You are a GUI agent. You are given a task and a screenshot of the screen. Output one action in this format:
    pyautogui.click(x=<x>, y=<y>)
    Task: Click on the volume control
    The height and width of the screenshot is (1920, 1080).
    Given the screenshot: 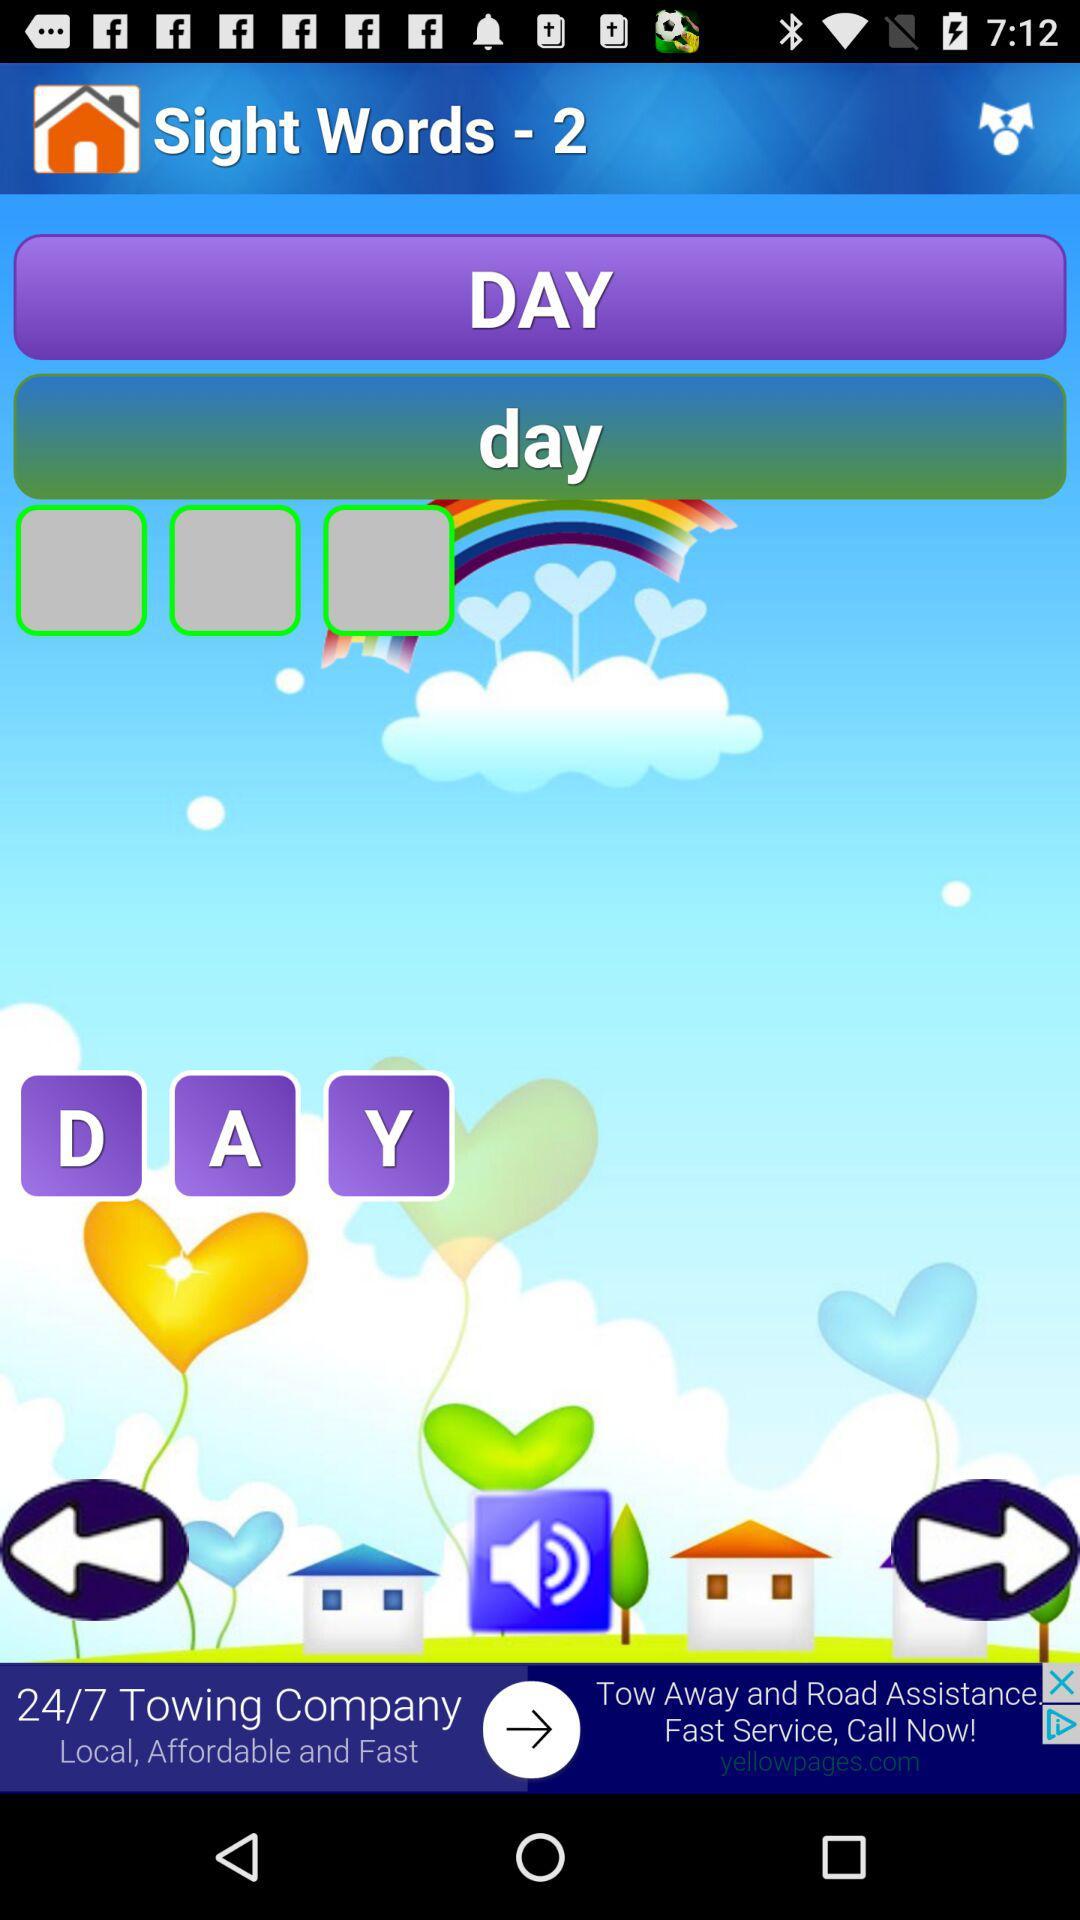 What is the action you would take?
    pyautogui.click(x=540, y=1556)
    